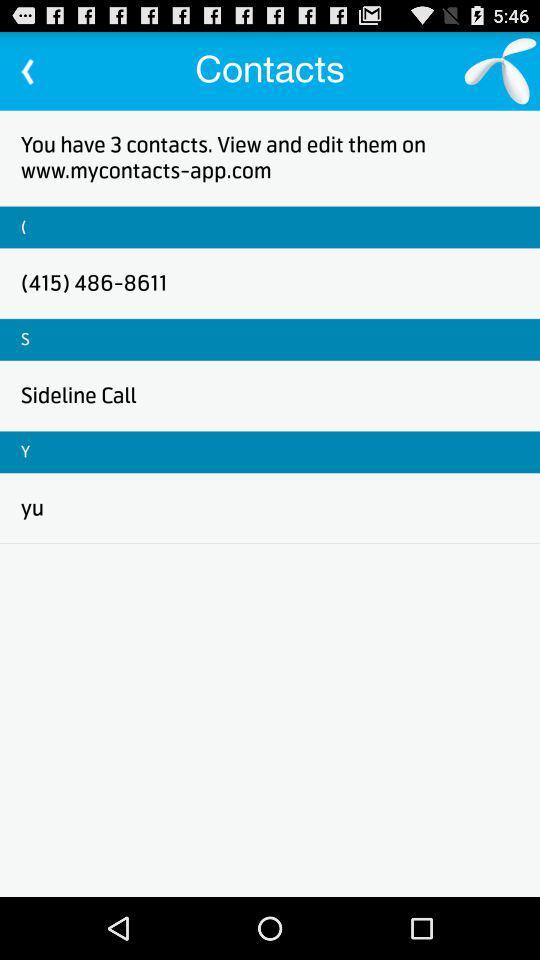 The width and height of the screenshot is (540, 960). What do you see at coordinates (22, 227) in the screenshot?
I see `the icon below the you have 3 icon` at bounding box center [22, 227].